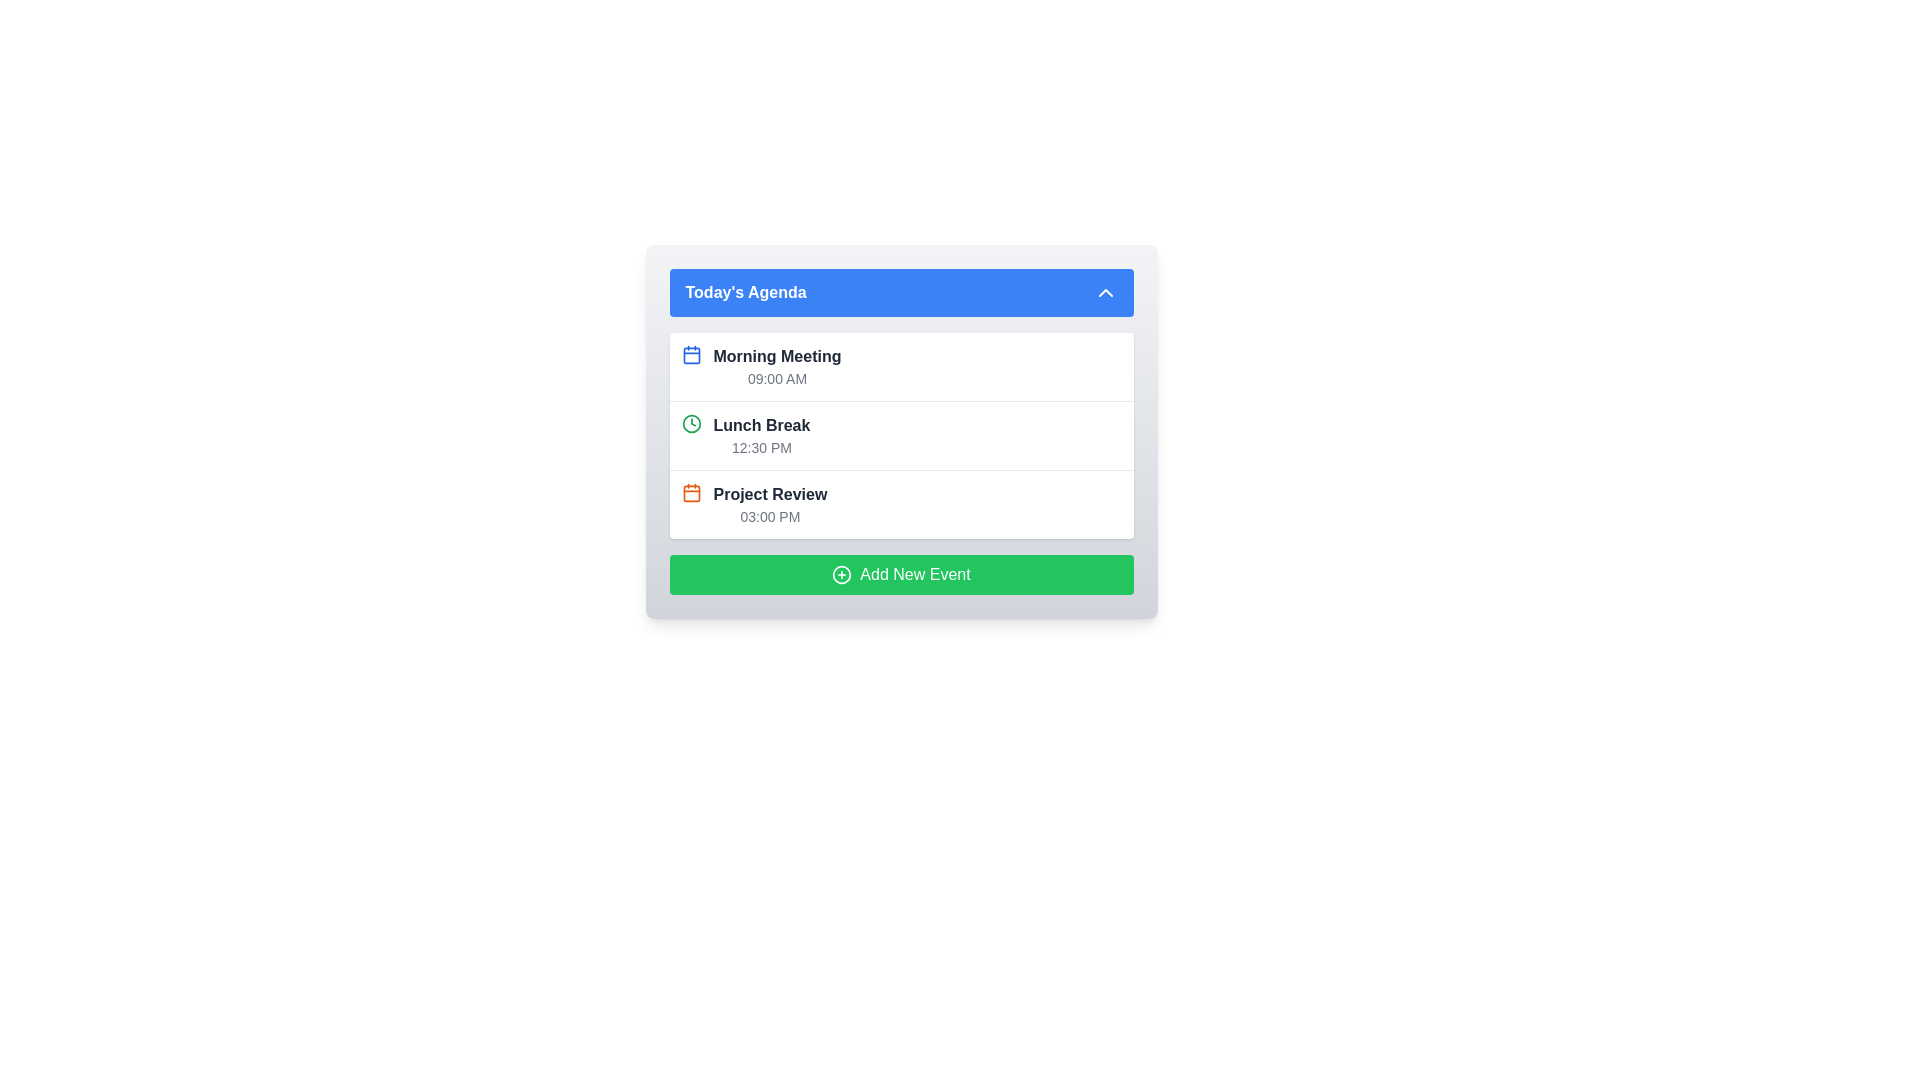 The image size is (1920, 1080). Describe the element at coordinates (761, 424) in the screenshot. I see `text label for the 'Lunch Break' event, which is the second item in the agenda list, located between 'Morning Meeting' and 'Project Review'` at that location.